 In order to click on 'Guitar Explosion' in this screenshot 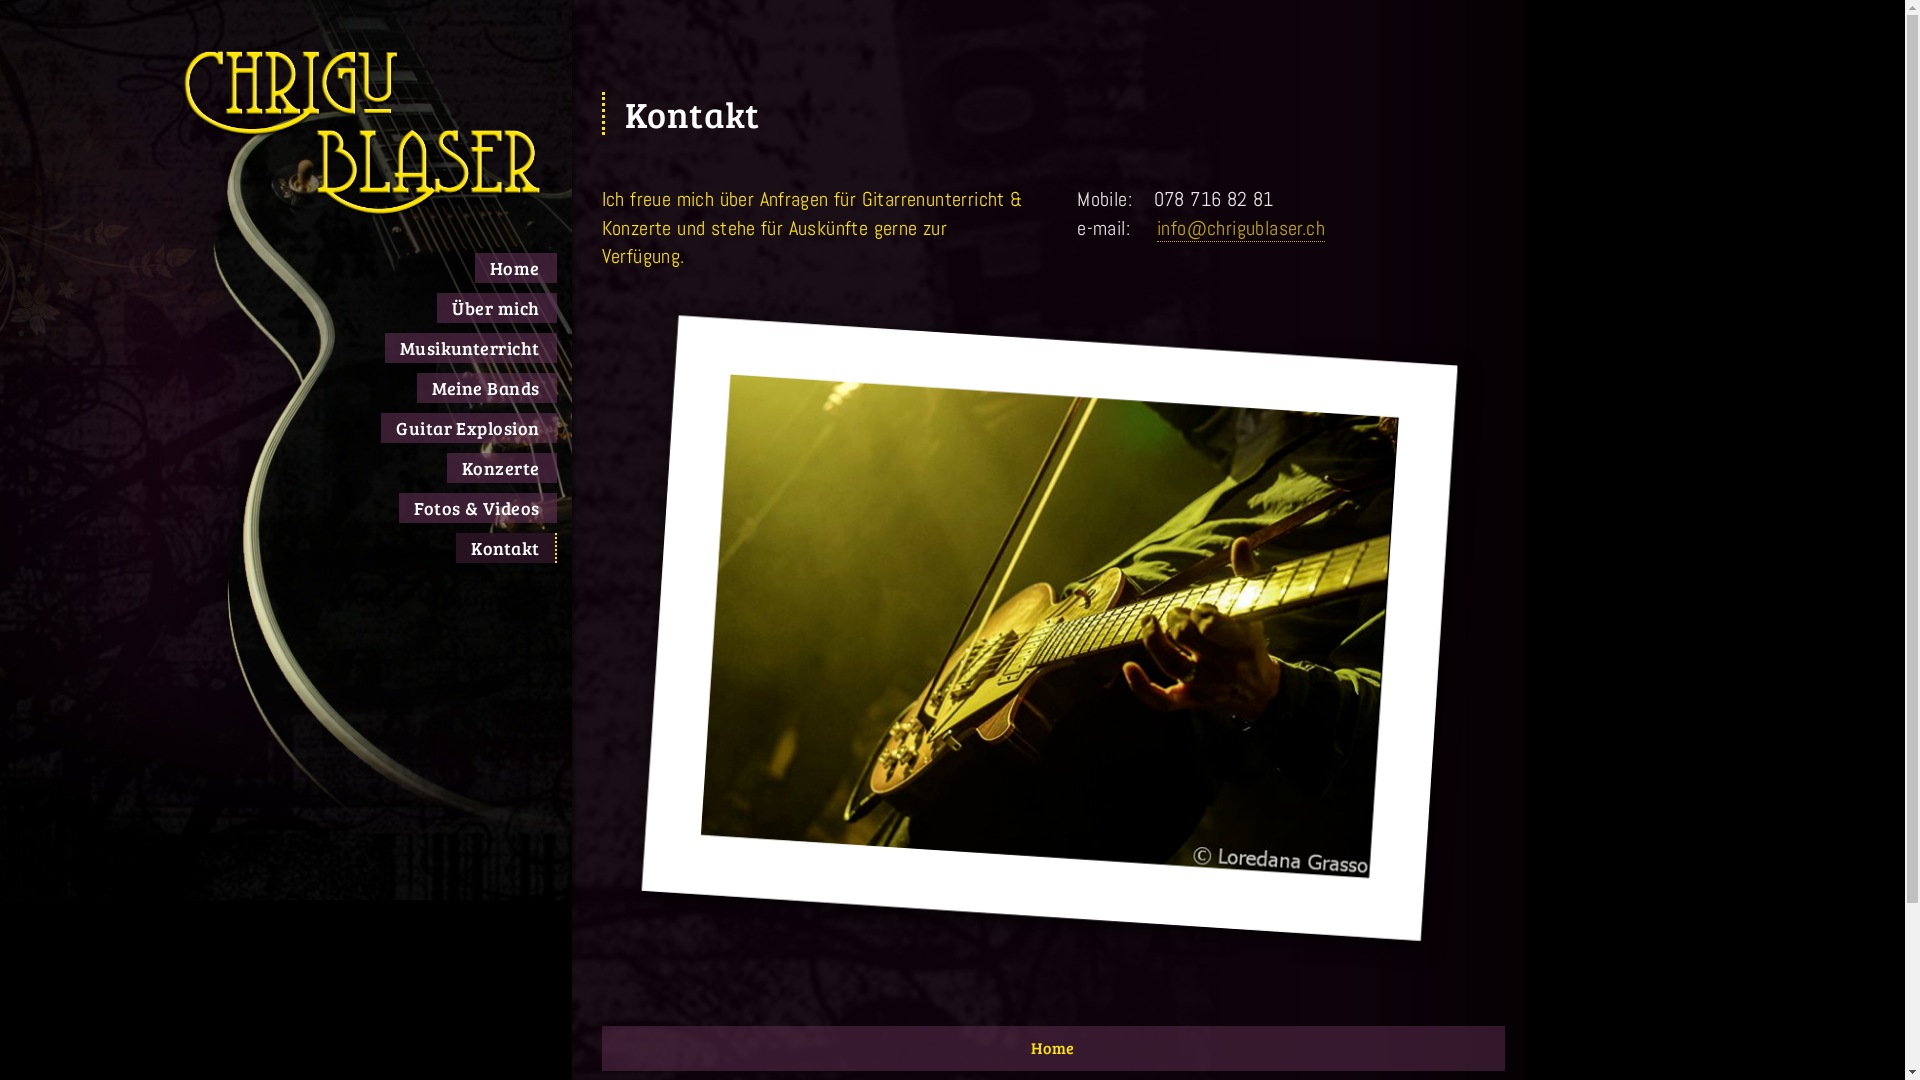, I will do `click(467, 427)`.